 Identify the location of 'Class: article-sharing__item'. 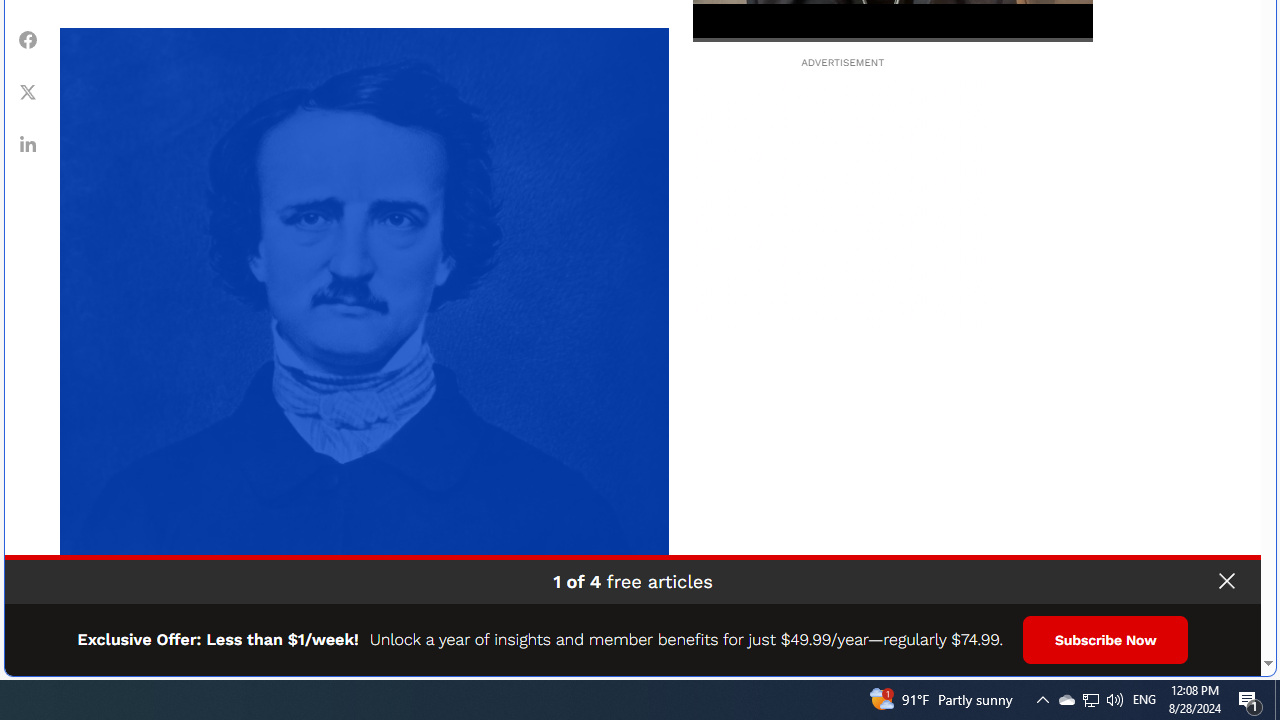
(28, 142).